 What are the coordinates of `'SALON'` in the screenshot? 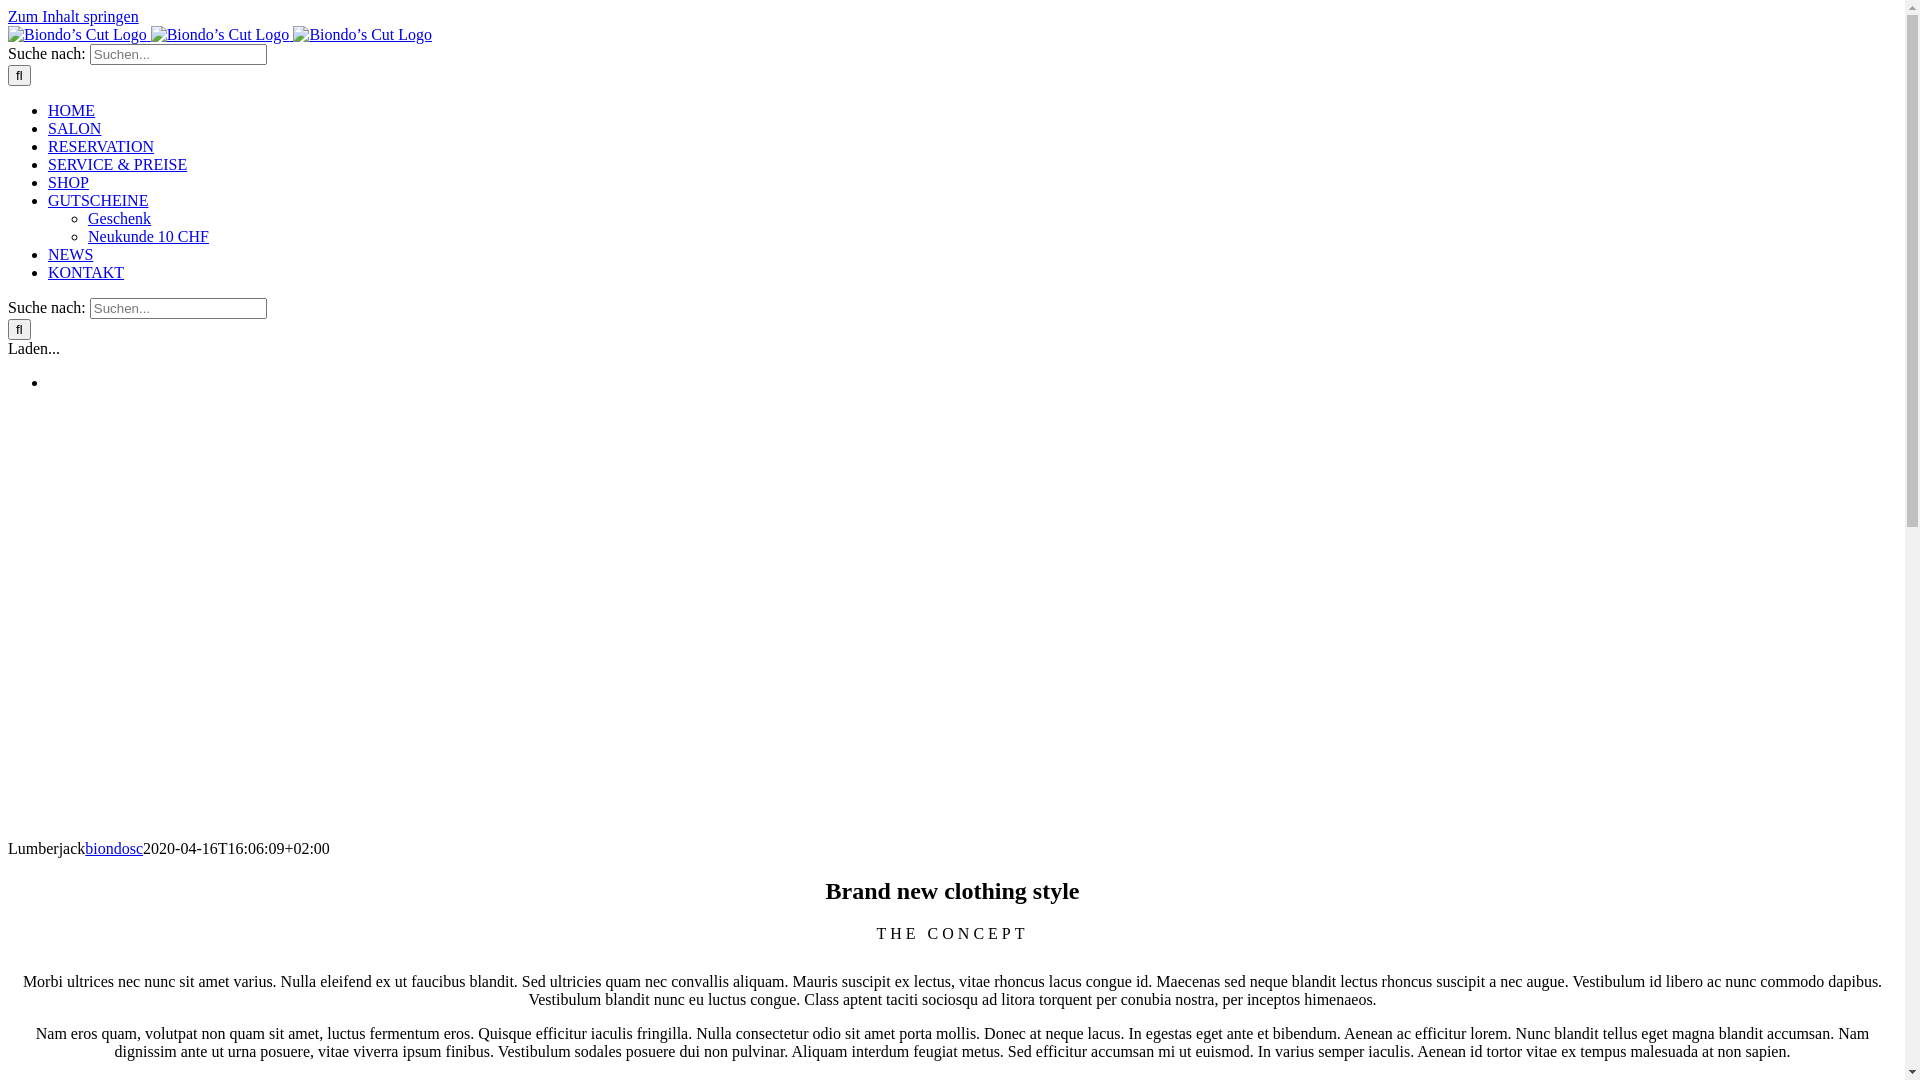 It's located at (74, 128).